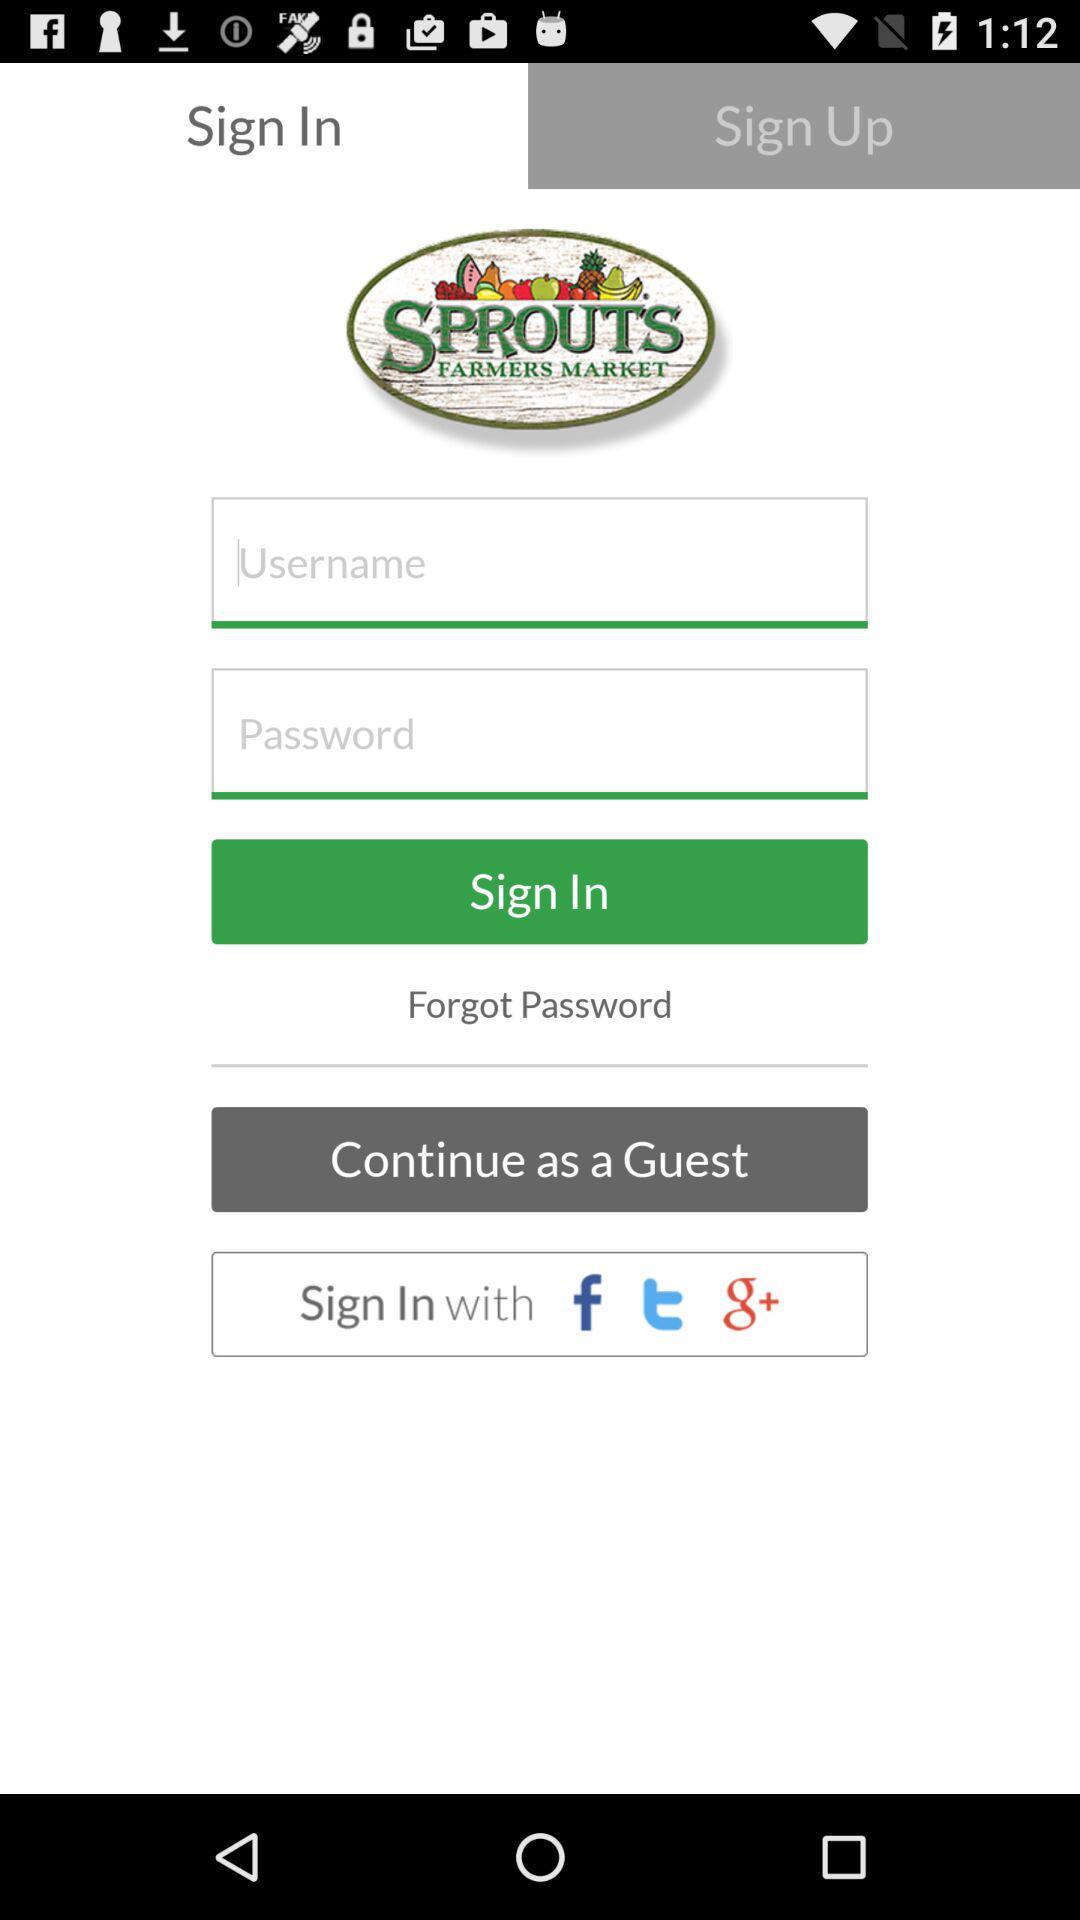  I want to click on the continue as a item, so click(538, 1159).